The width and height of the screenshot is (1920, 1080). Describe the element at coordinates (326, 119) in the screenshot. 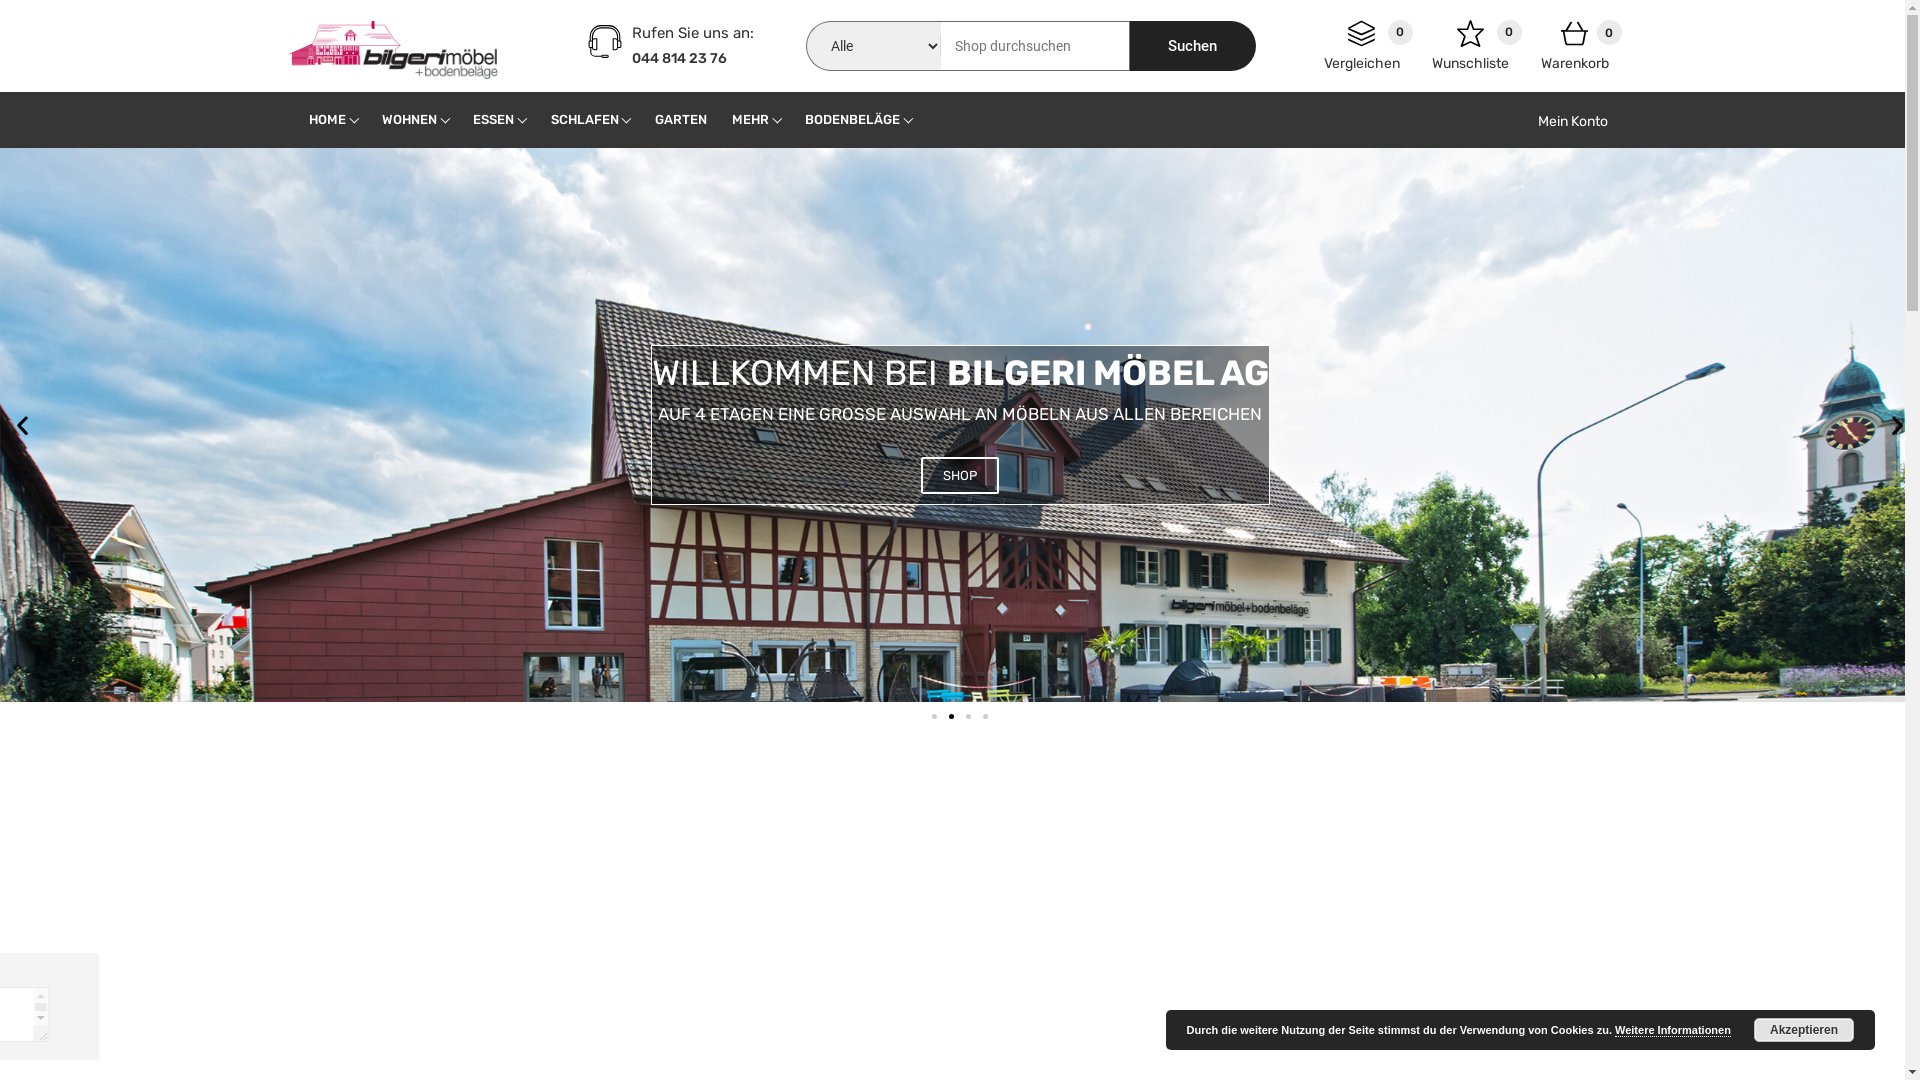

I see `'HOME'` at that location.